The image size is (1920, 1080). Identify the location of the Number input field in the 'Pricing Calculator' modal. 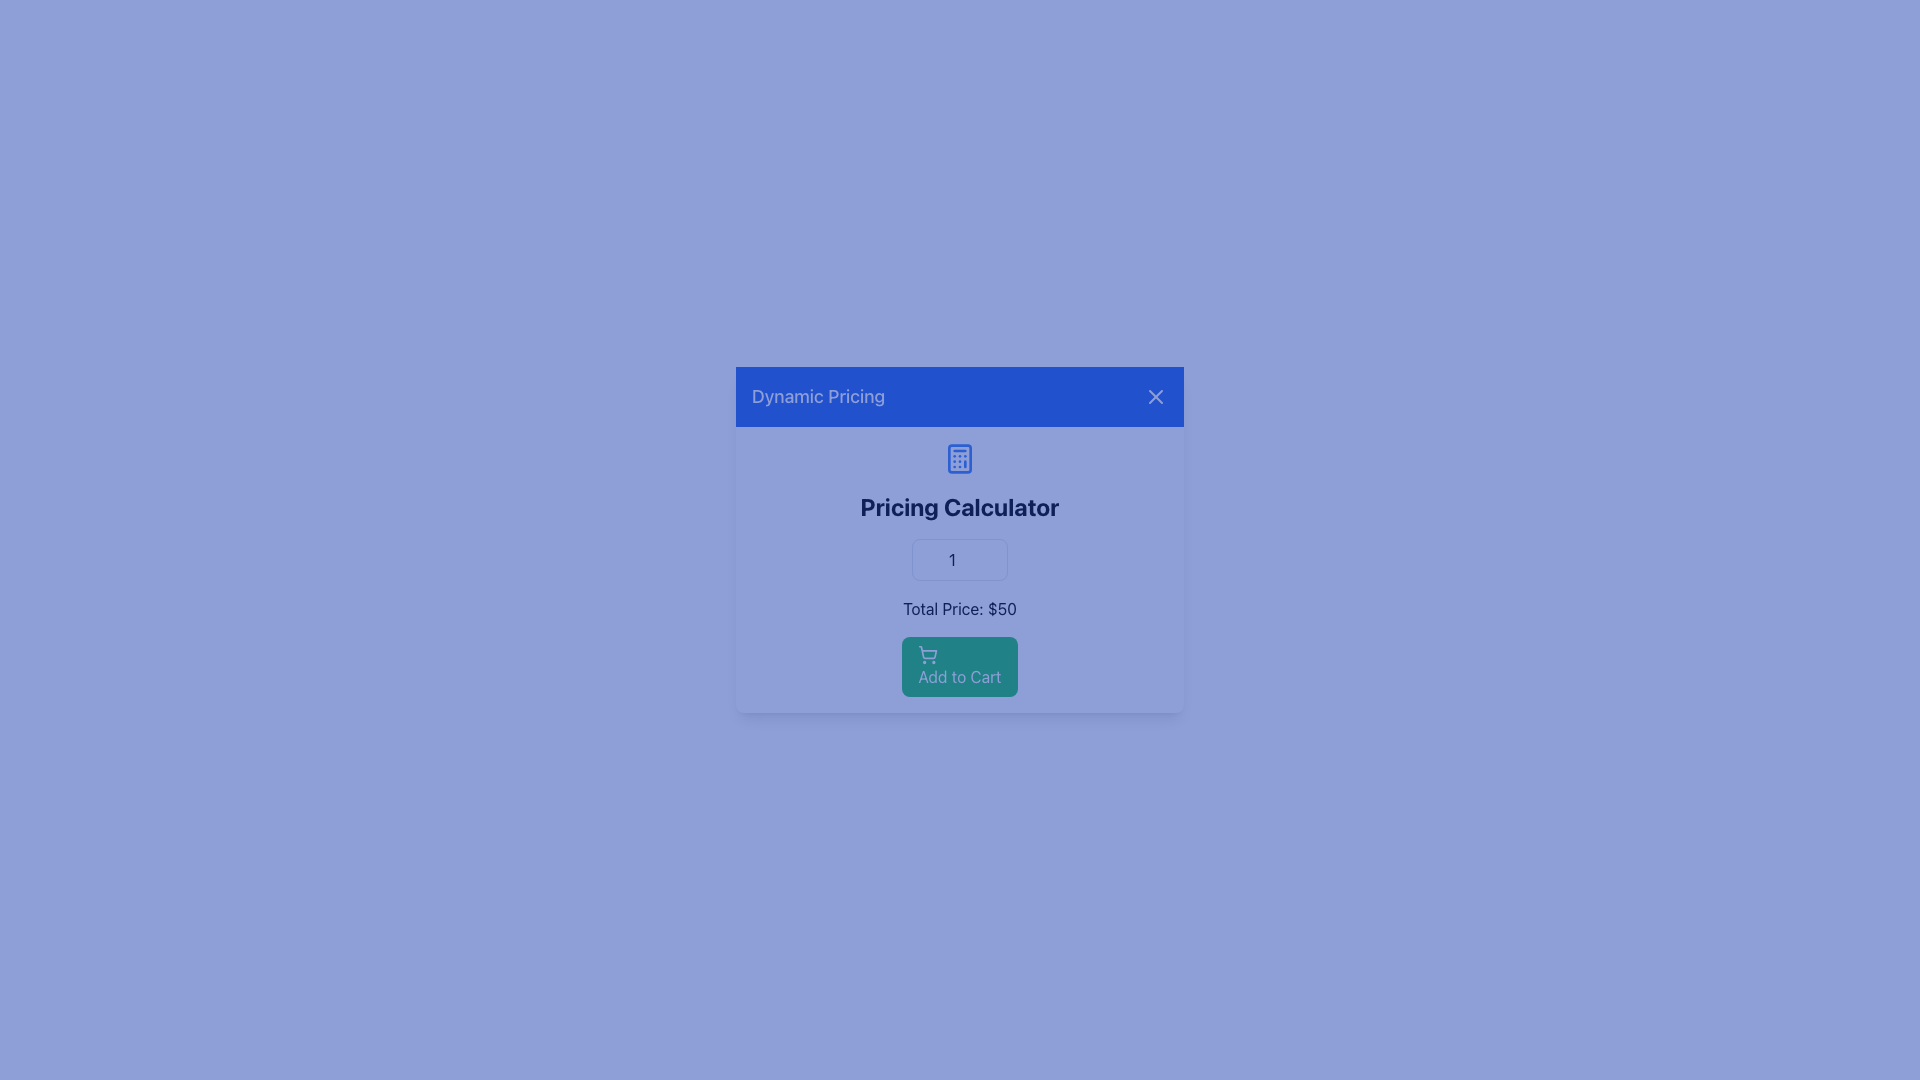
(960, 559).